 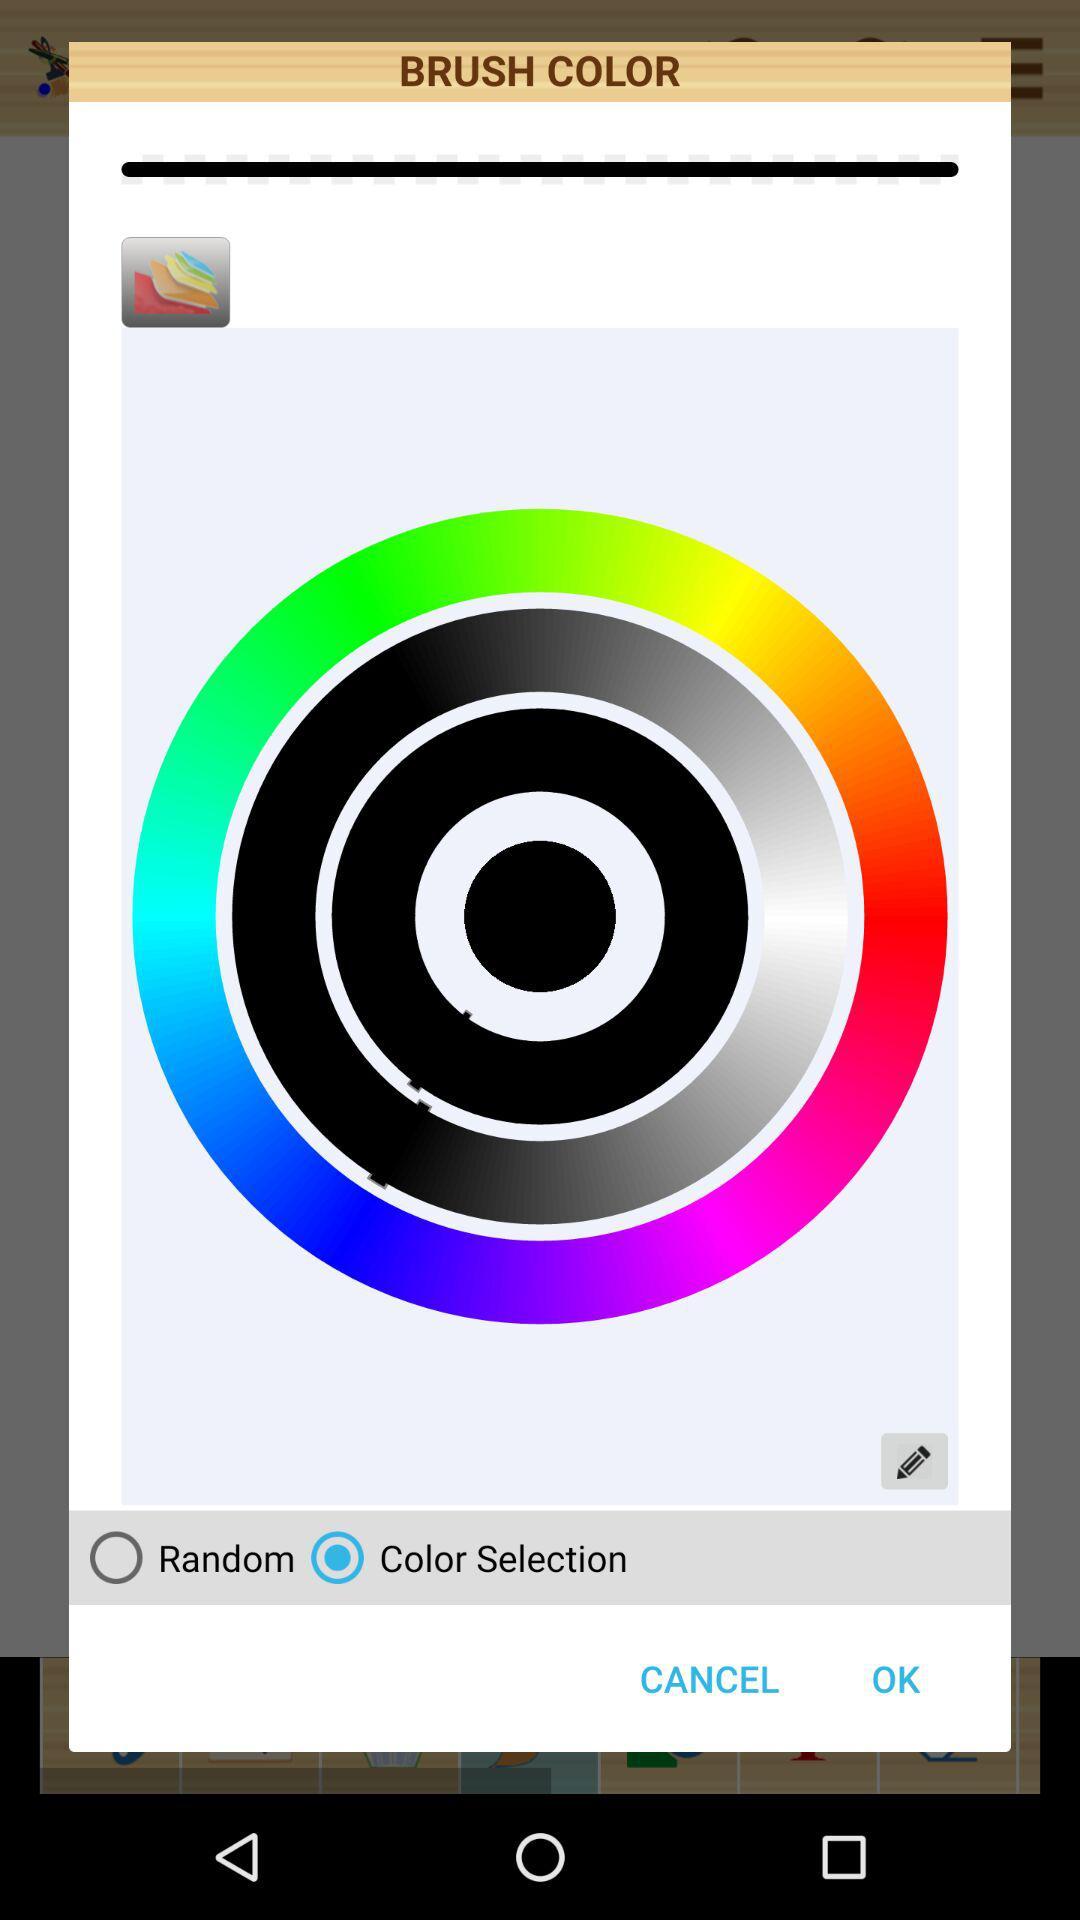 What do you see at coordinates (708, 1678) in the screenshot?
I see `the icon next to the random radio button` at bounding box center [708, 1678].